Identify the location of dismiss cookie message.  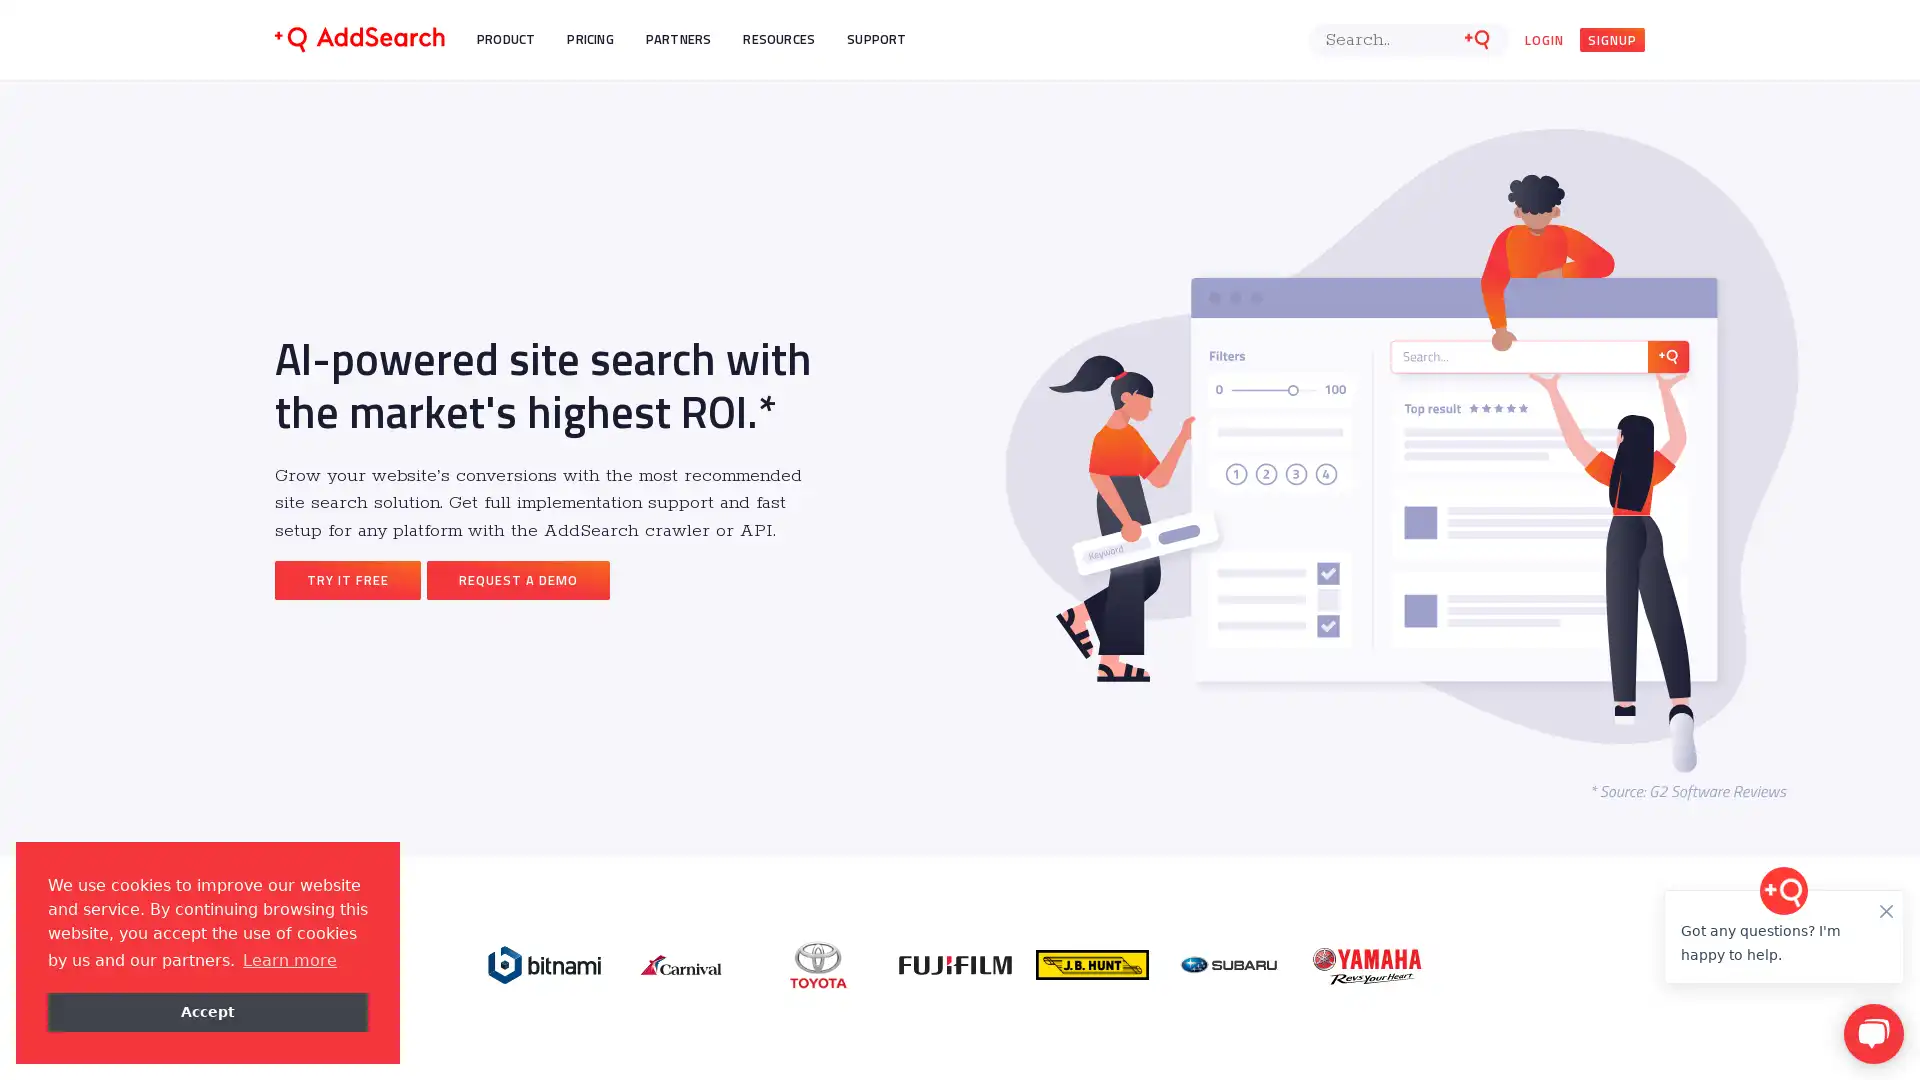
(207, 1011).